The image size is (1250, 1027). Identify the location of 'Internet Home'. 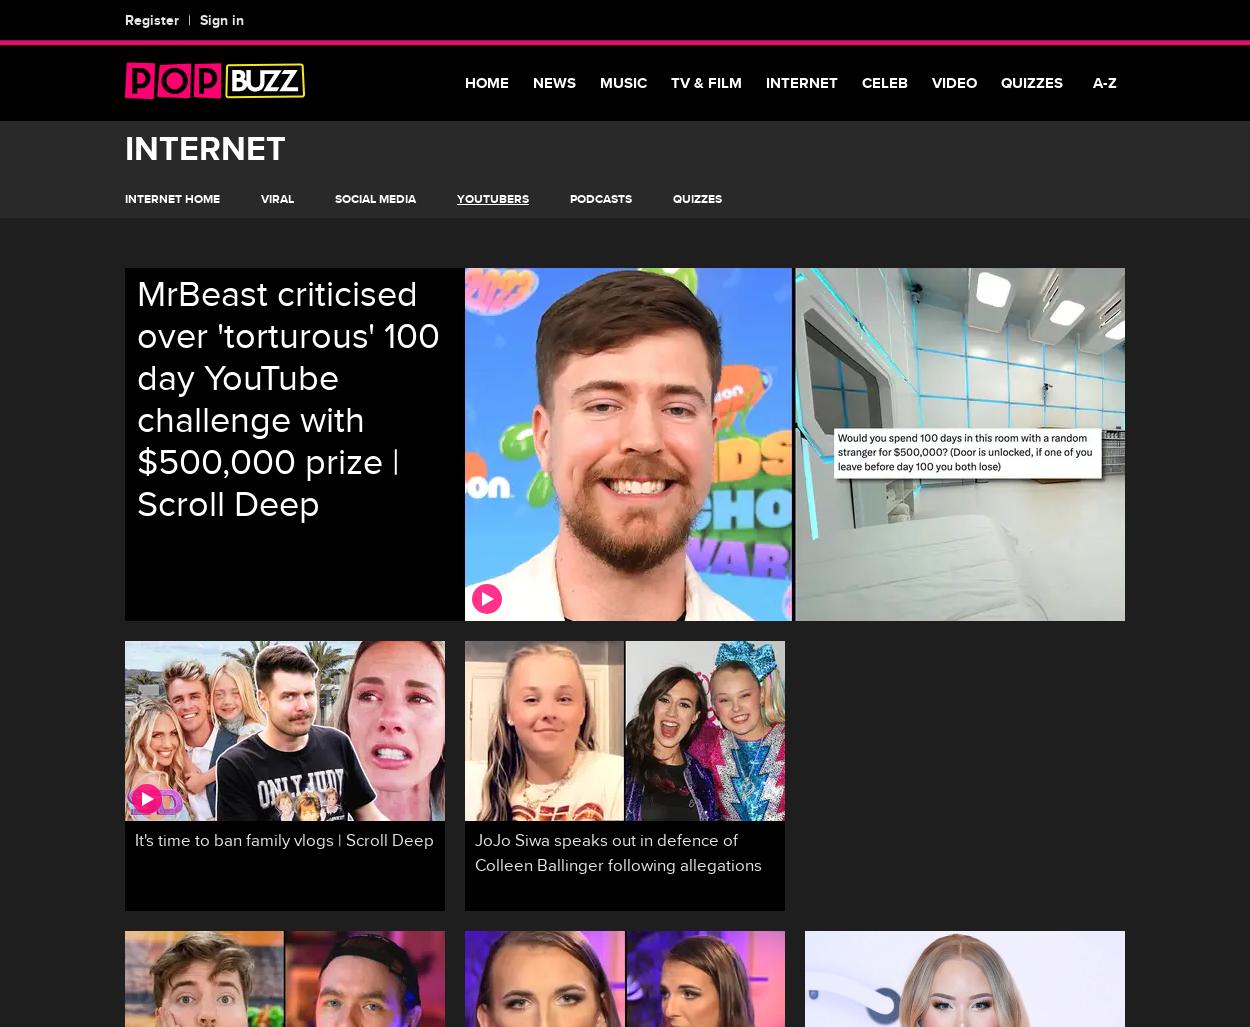
(172, 198).